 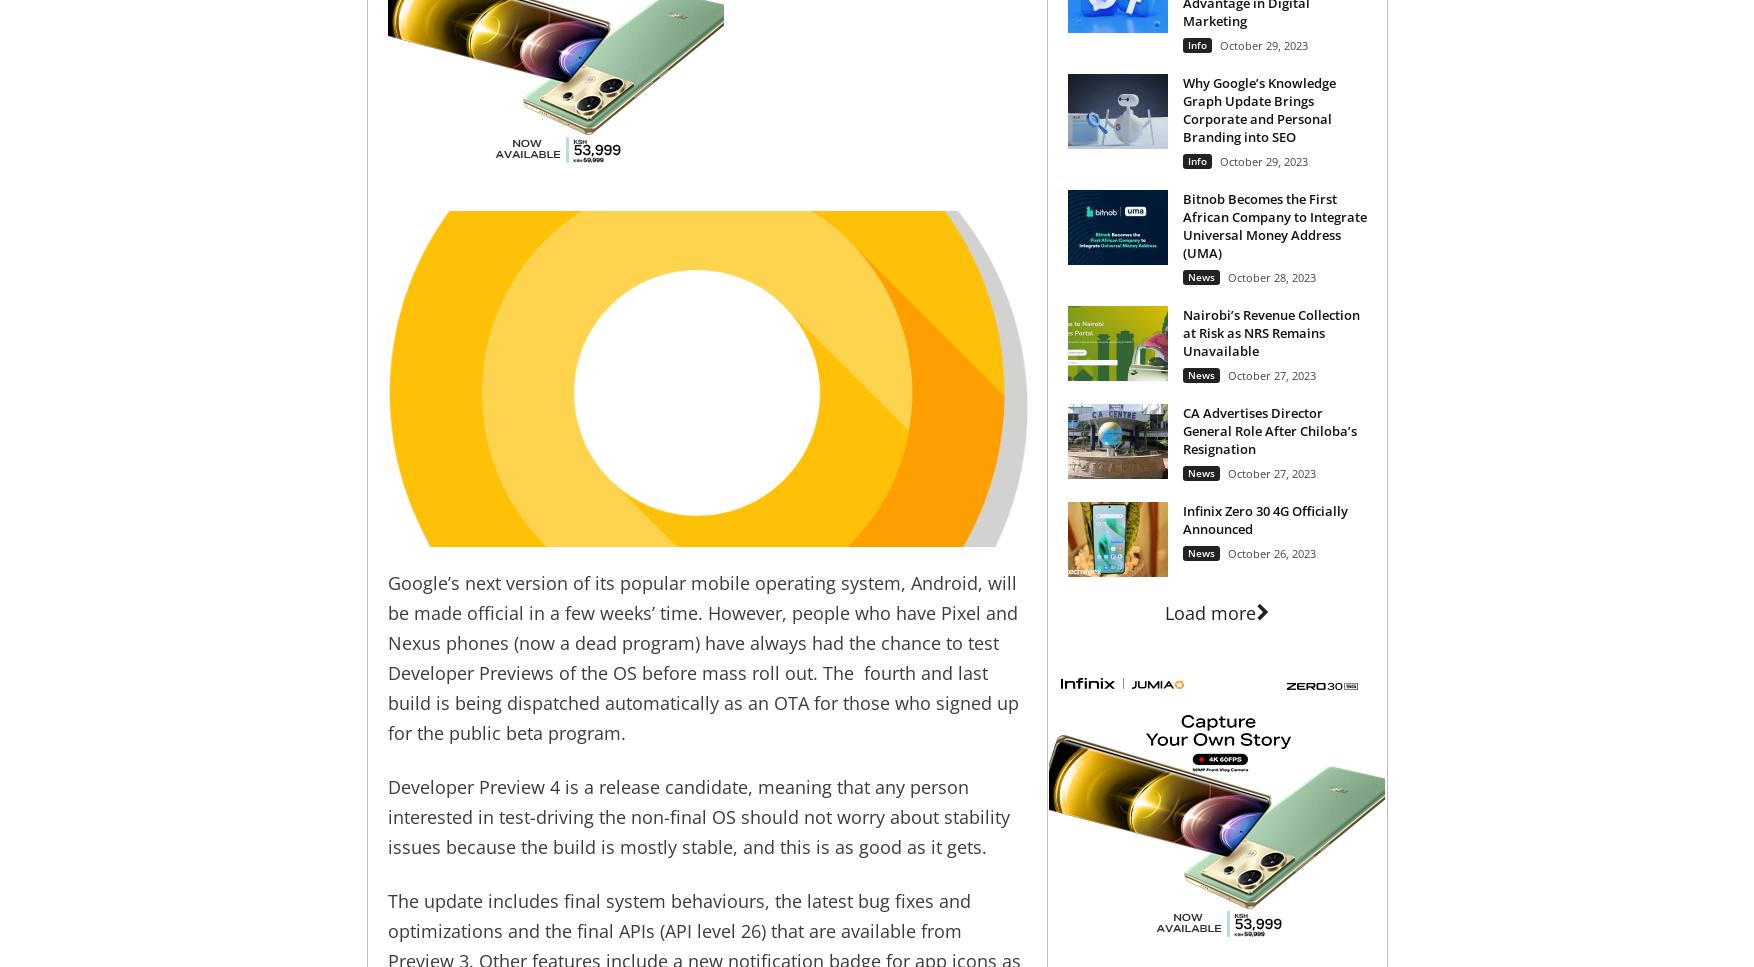 I want to click on 'Developer Preview 4 is a release candidate, meaning that any person interested in test-driving the non-final OS should not worry about stability issues because the build is mostly stable, and this is as good as it gets.', so click(x=386, y=816).